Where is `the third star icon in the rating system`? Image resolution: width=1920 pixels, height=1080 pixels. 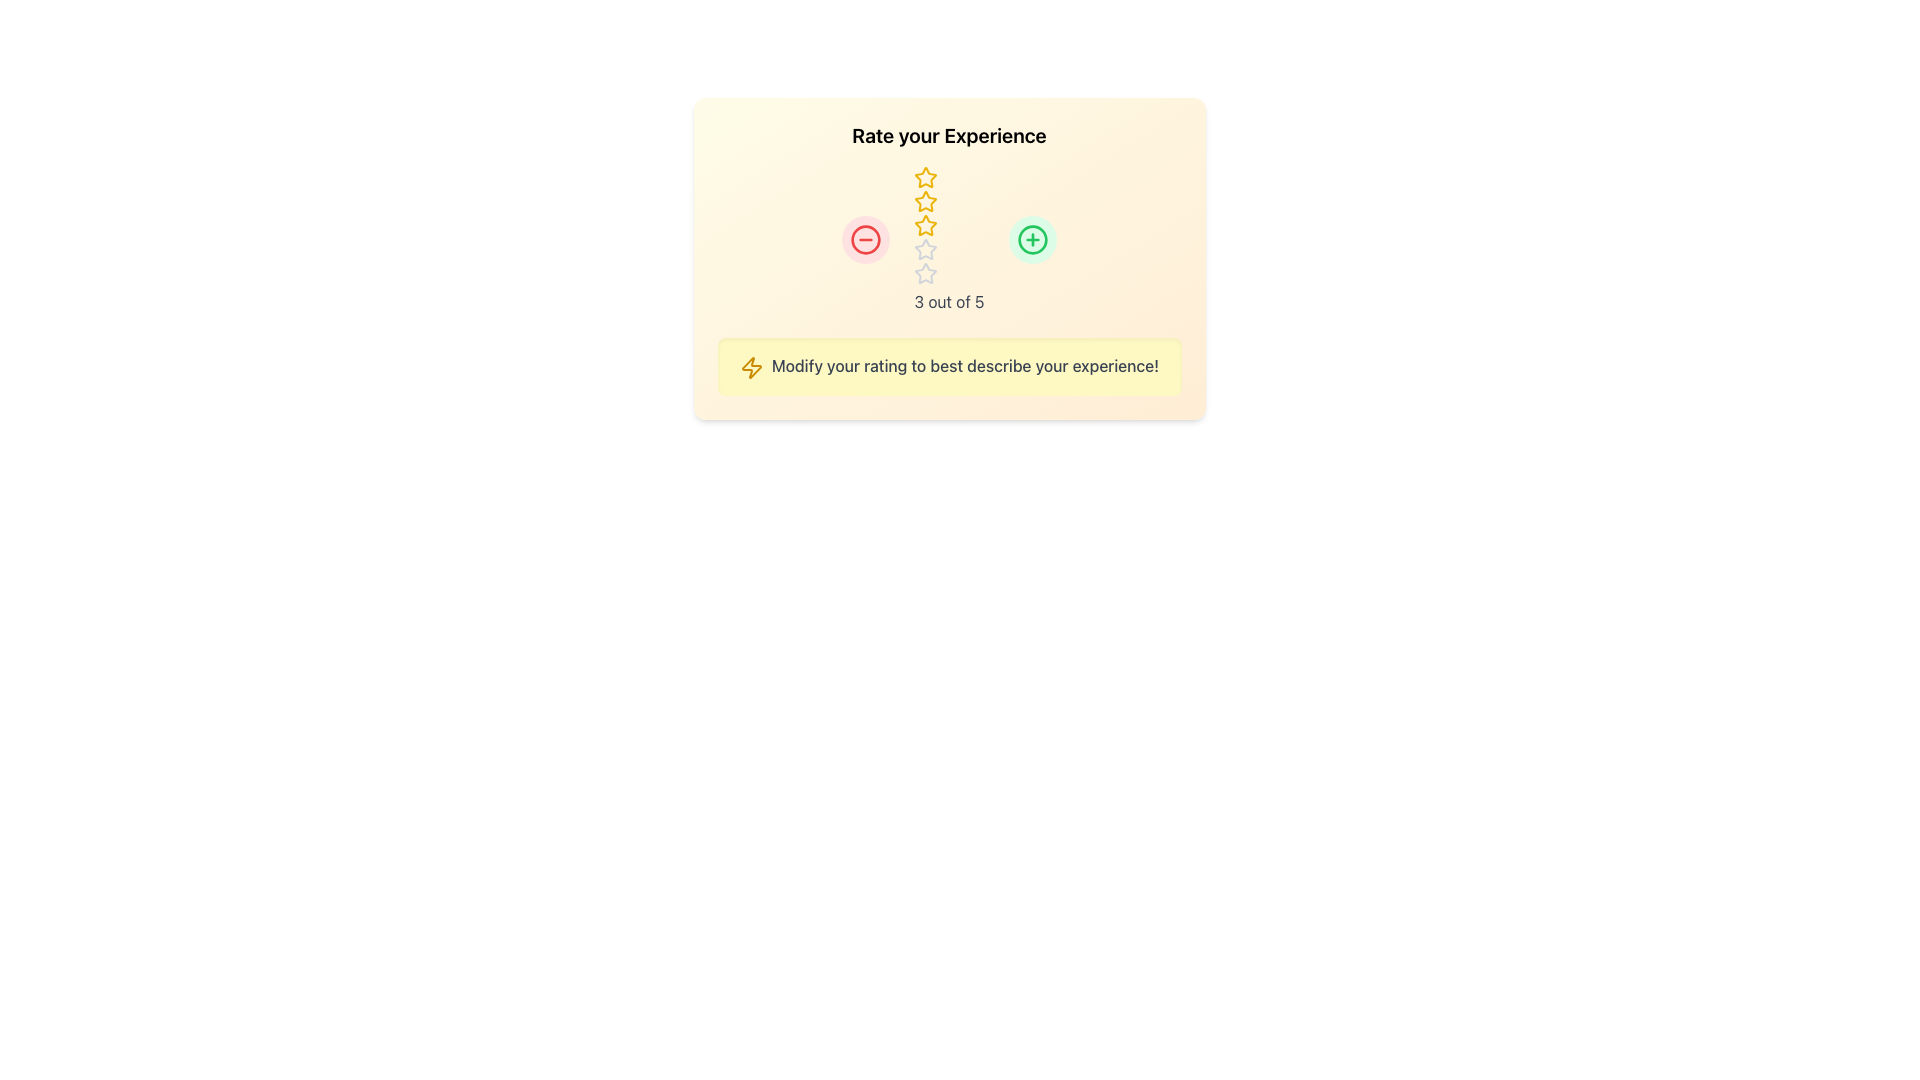
the third star icon in the rating system is located at coordinates (925, 273).